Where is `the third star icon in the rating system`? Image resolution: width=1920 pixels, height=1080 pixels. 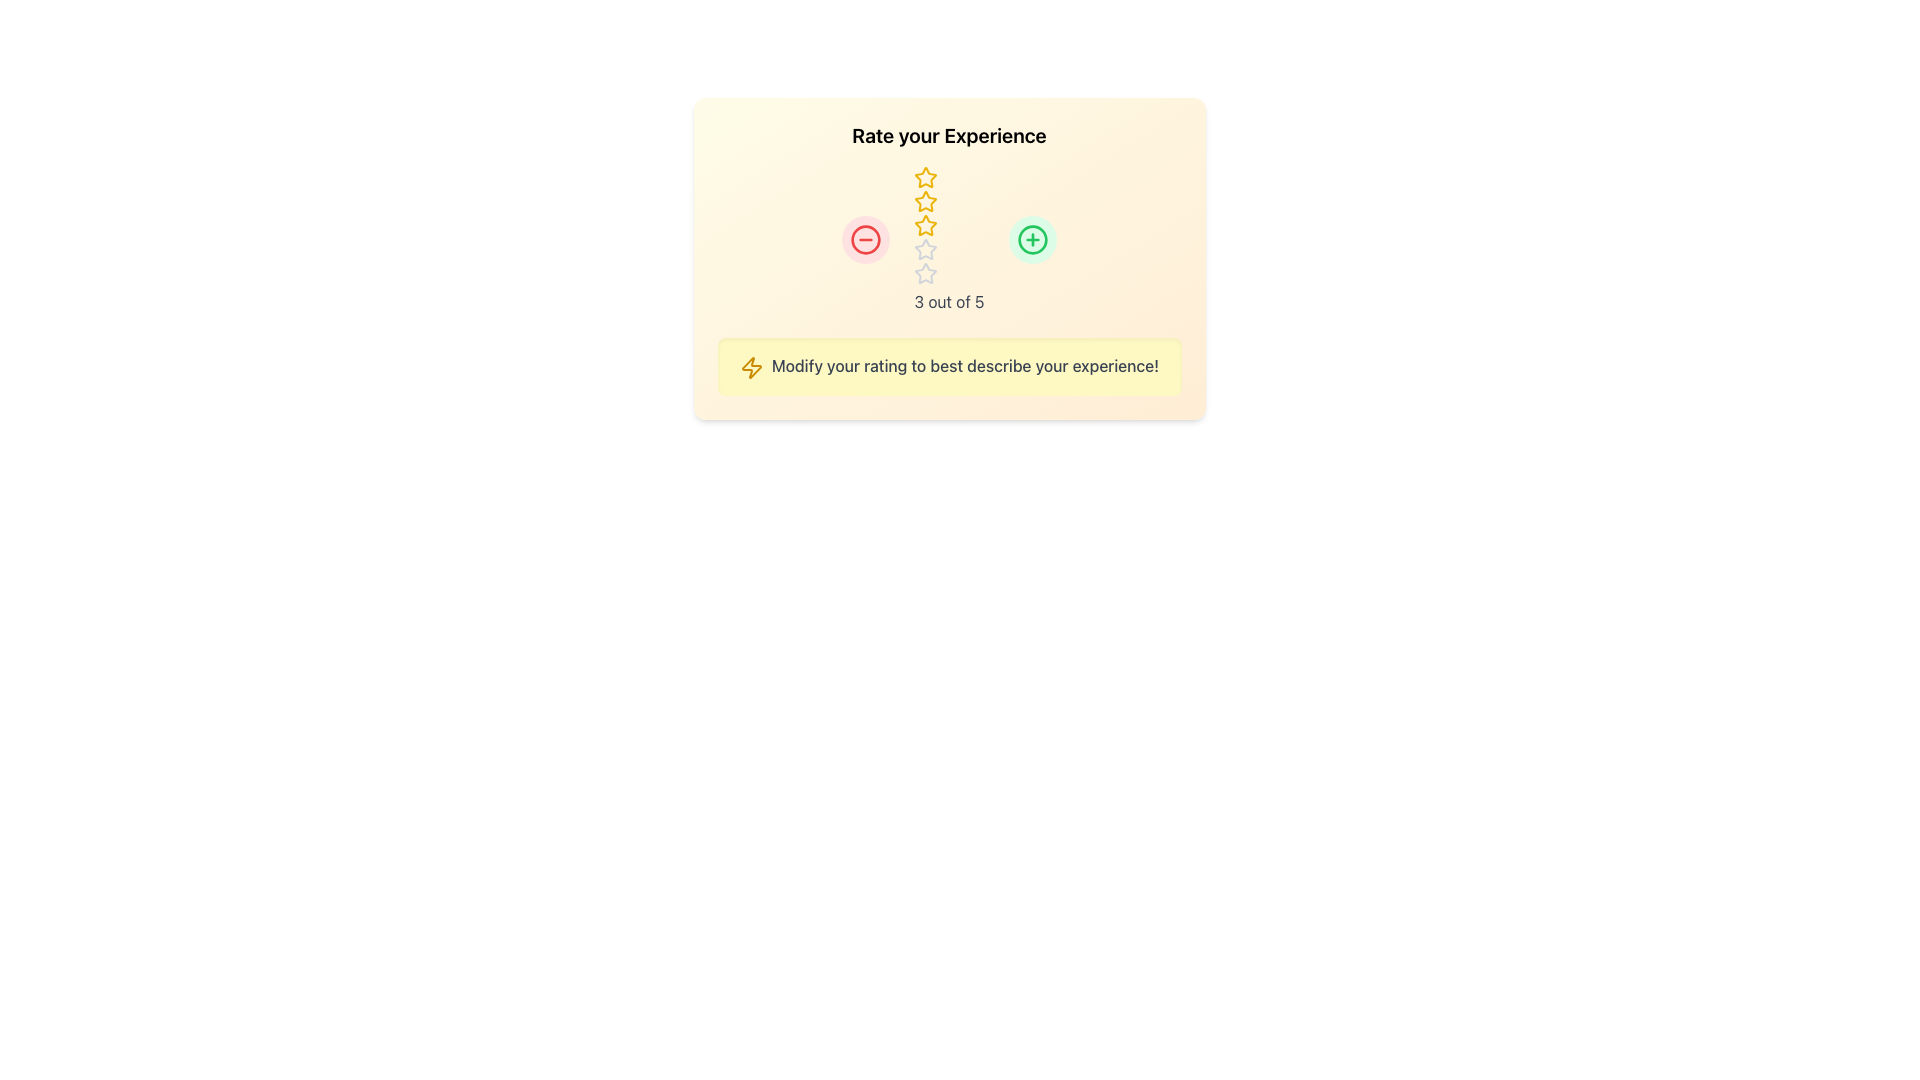
the third star icon in the rating system is located at coordinates (925, 273).